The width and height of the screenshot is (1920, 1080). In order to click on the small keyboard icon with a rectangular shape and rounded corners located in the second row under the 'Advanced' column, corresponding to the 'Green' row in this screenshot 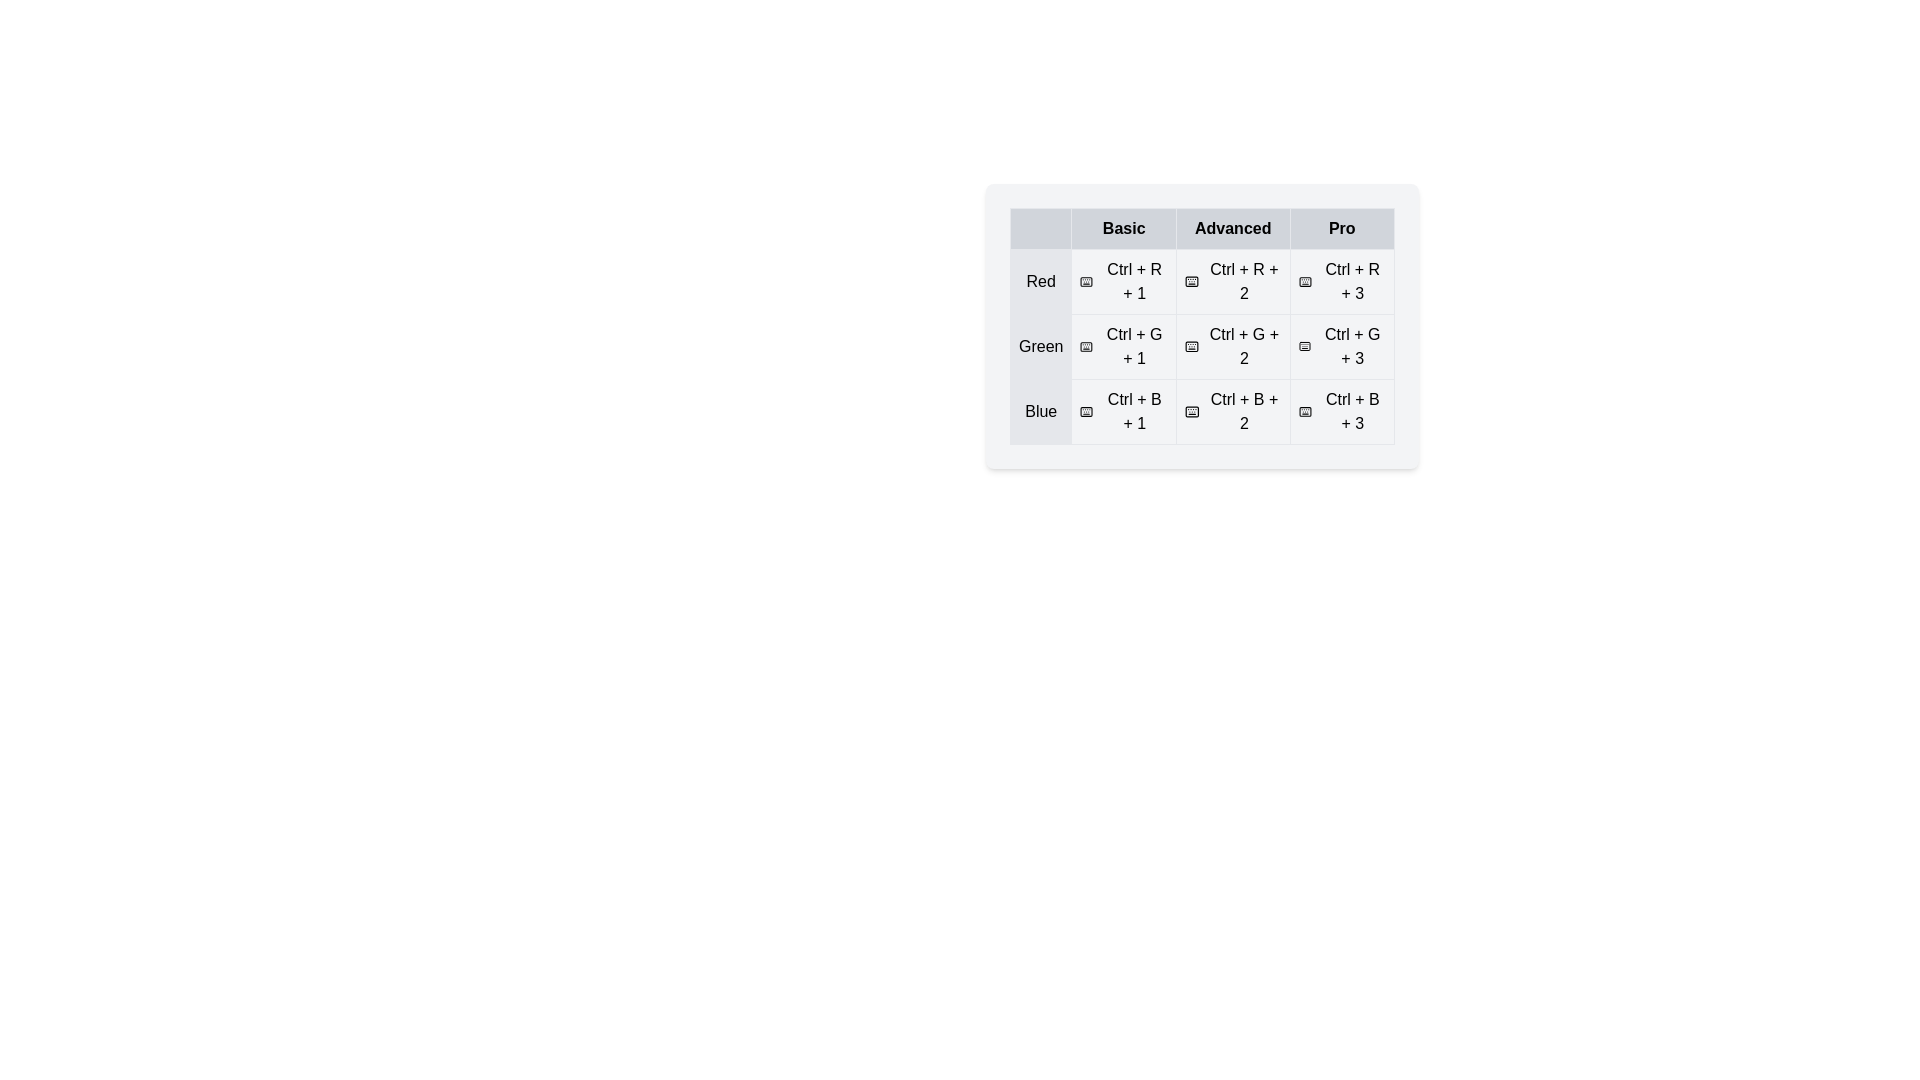, I will do `click(1192, 346)`.